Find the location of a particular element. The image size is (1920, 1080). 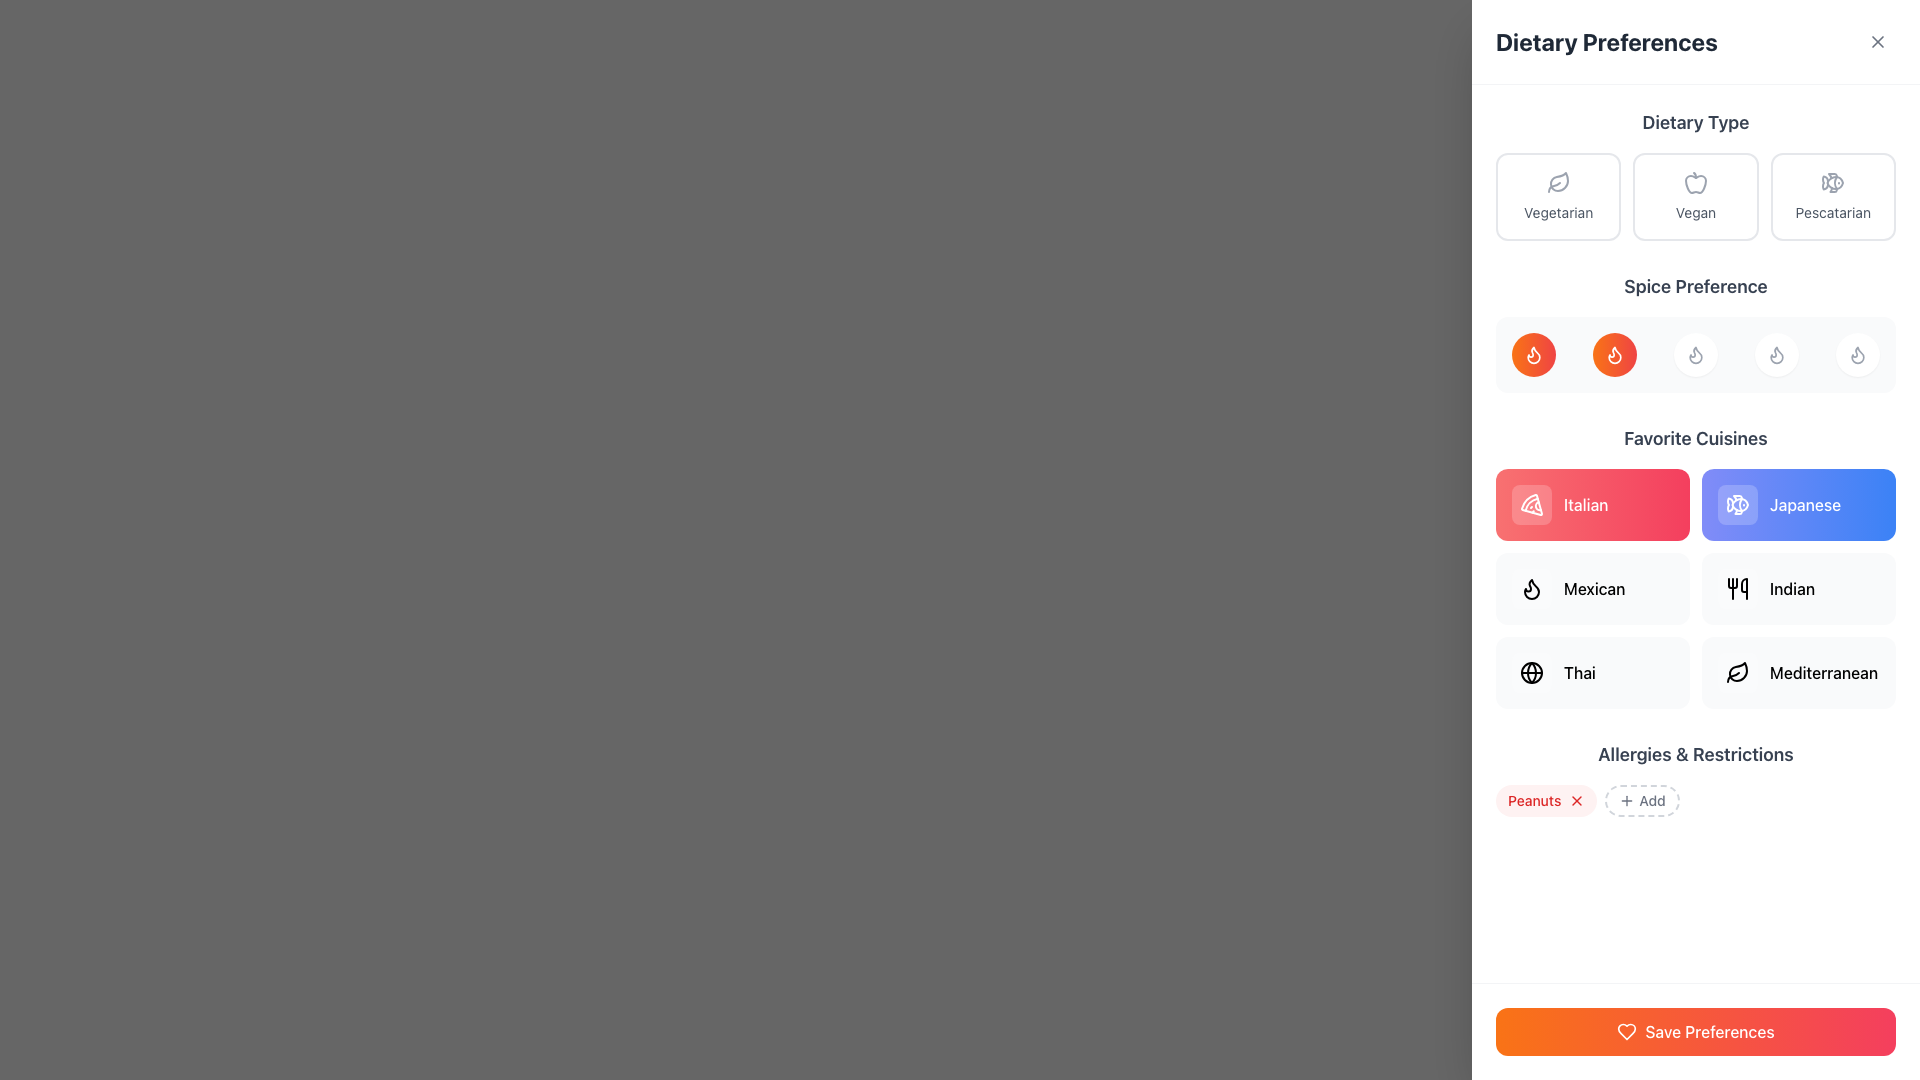

the text label 'Pescatarian' within the 'Dietary Type' section of the 'Dietary Preferences' form, which is styled in gray and positioned as the third option in a horizontal list is located at coordinates (1833, 212).